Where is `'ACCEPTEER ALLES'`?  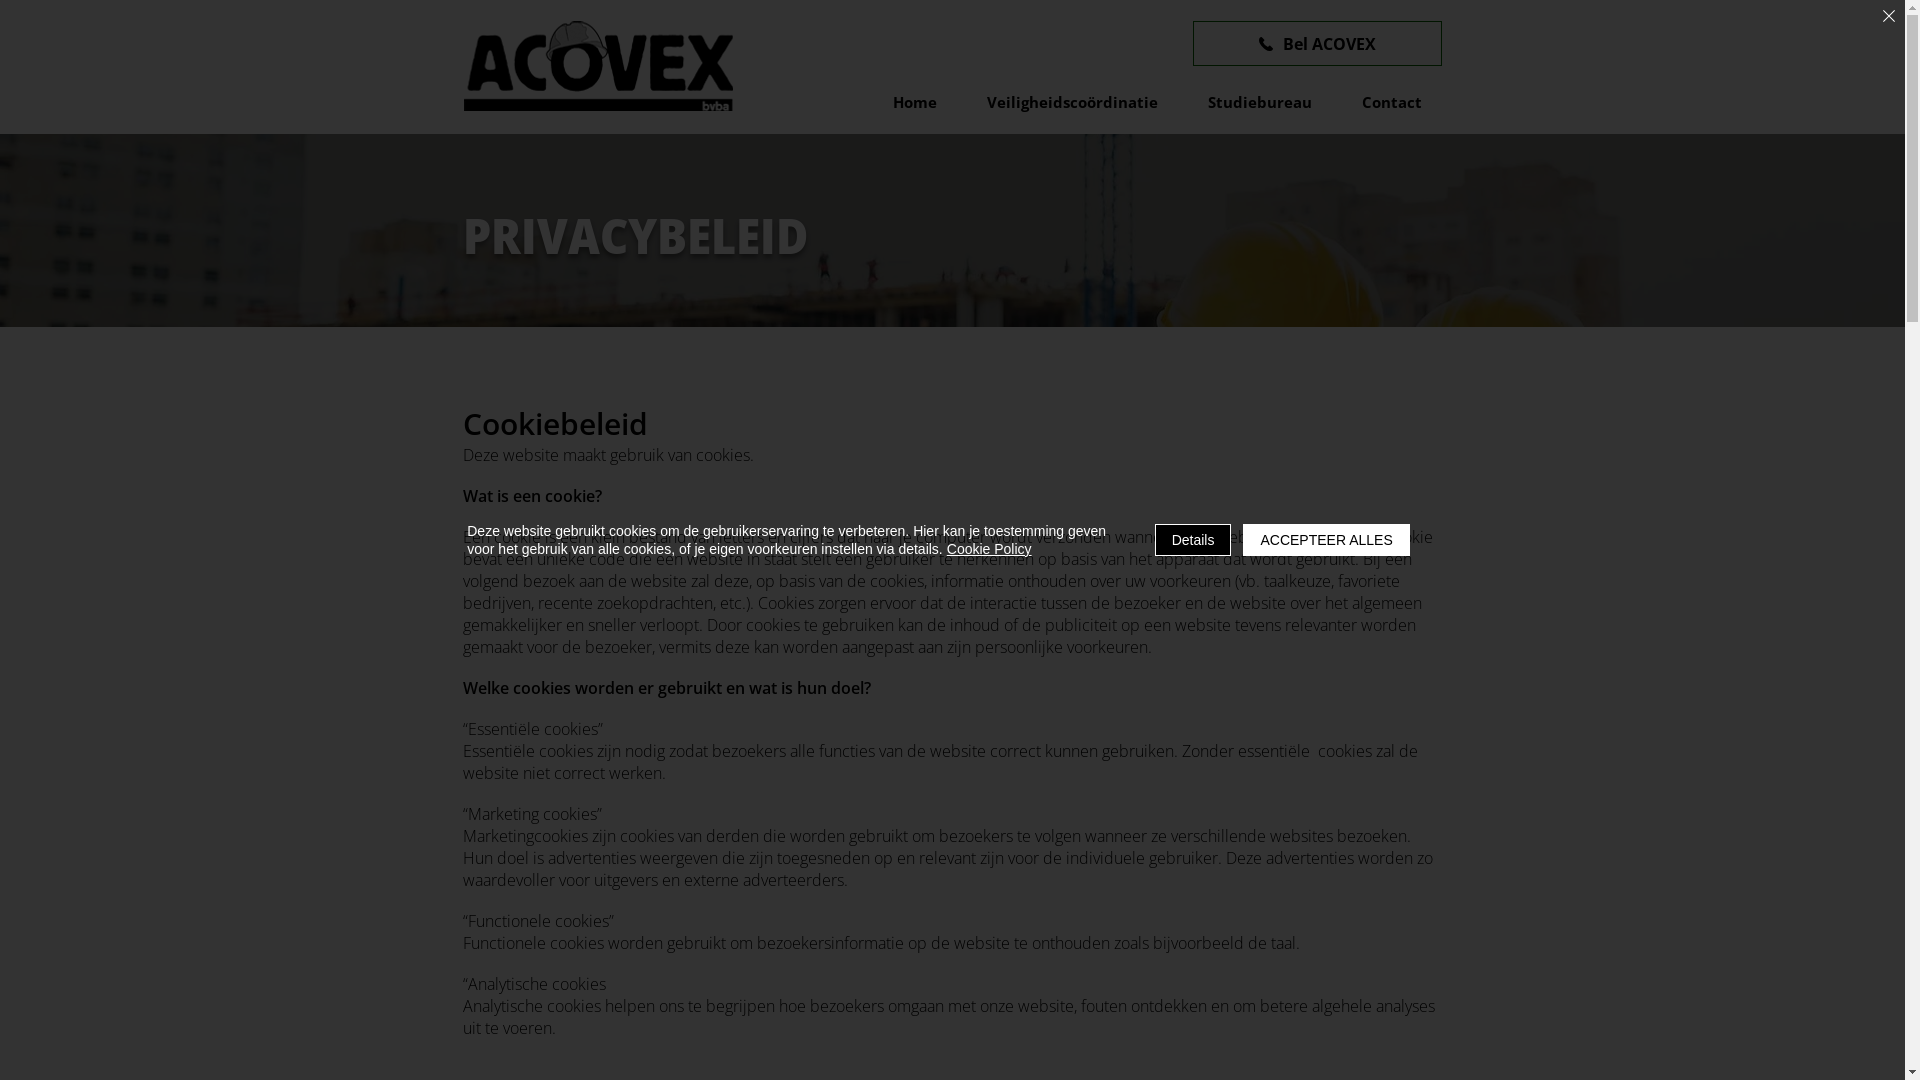 'ACCEPTEER ALLES' is located at coordinates (1325, 540).